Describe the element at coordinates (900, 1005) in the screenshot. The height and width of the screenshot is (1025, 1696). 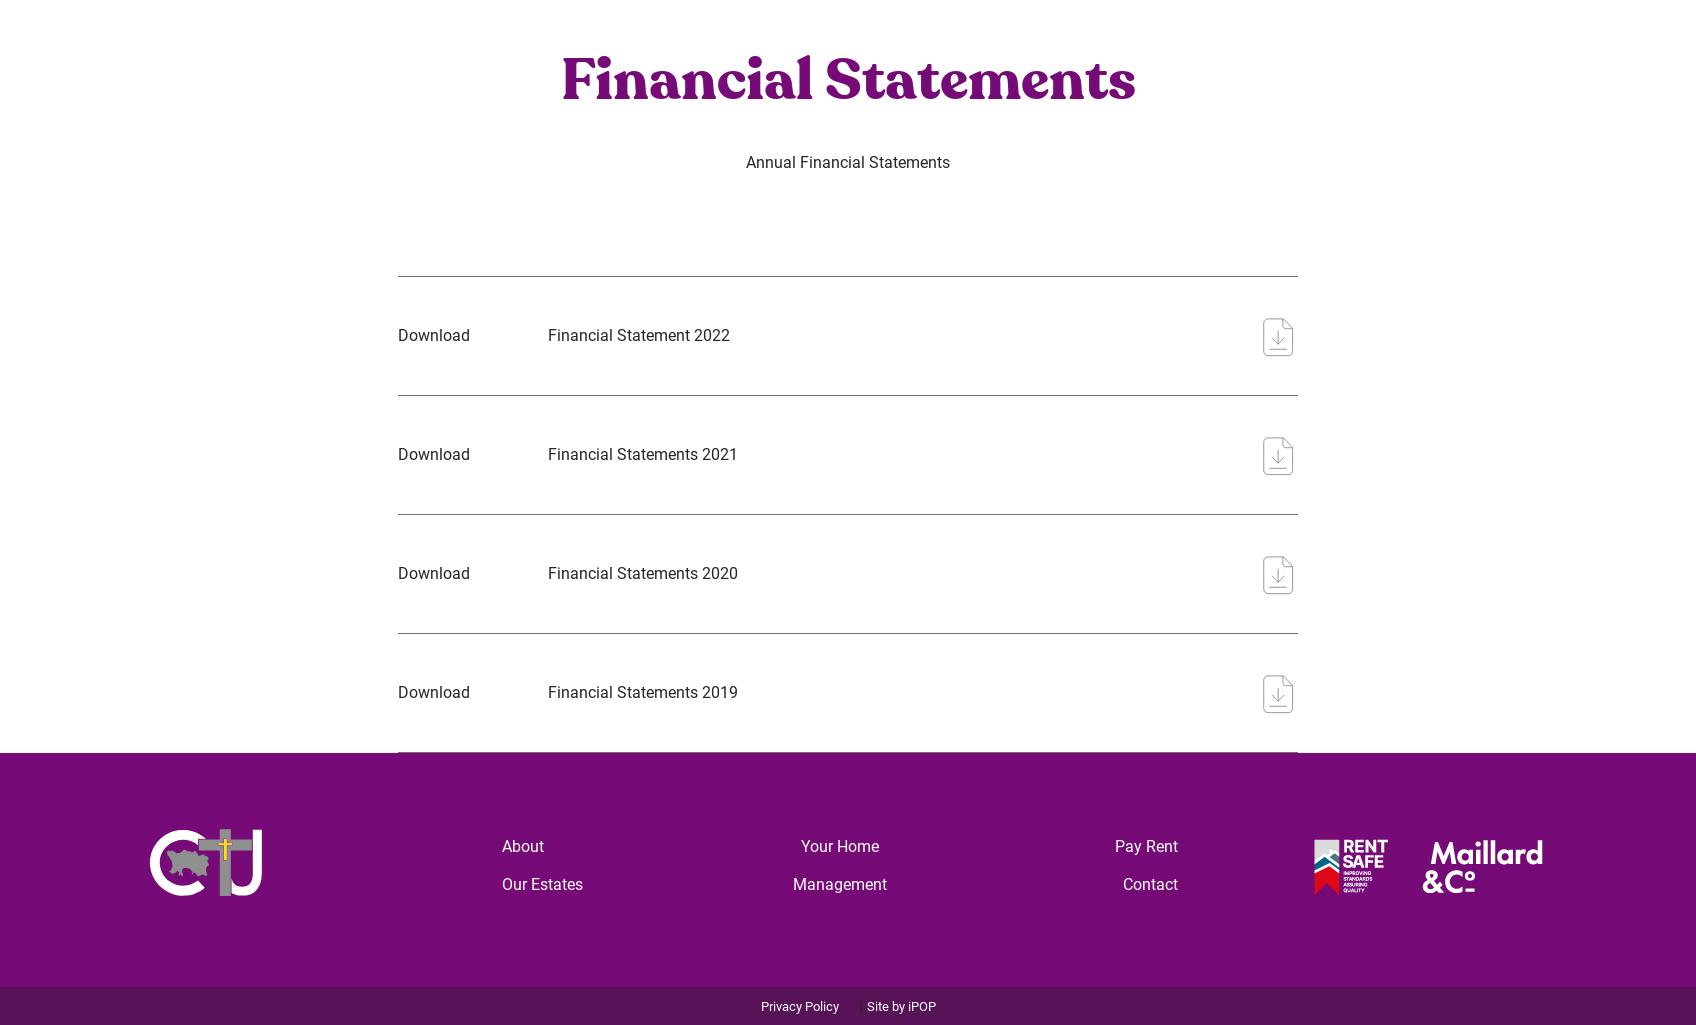
I see `'Site by iPOP'` at that location.